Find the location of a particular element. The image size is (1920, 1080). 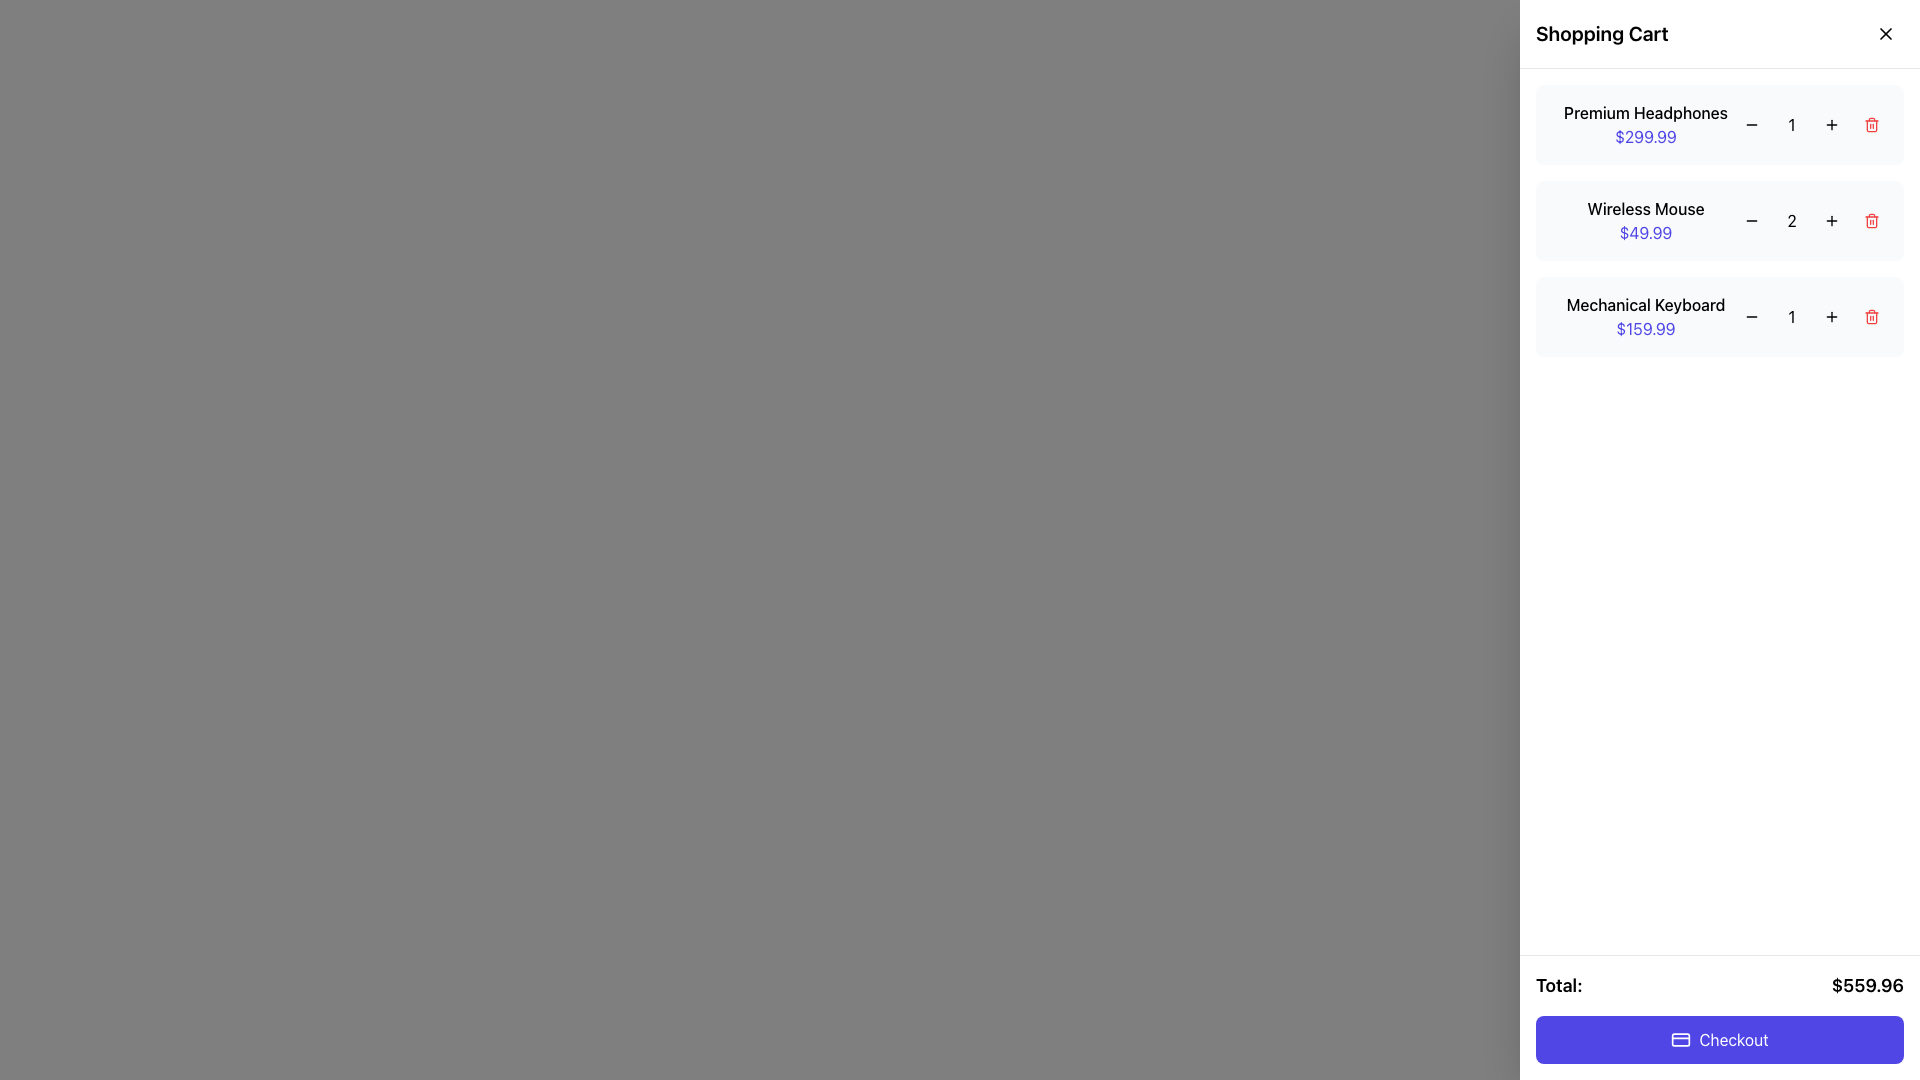

the 'Checkout' button with a vibrant indigo background and white text to change its background color is located at coordinates (1718, 1039).